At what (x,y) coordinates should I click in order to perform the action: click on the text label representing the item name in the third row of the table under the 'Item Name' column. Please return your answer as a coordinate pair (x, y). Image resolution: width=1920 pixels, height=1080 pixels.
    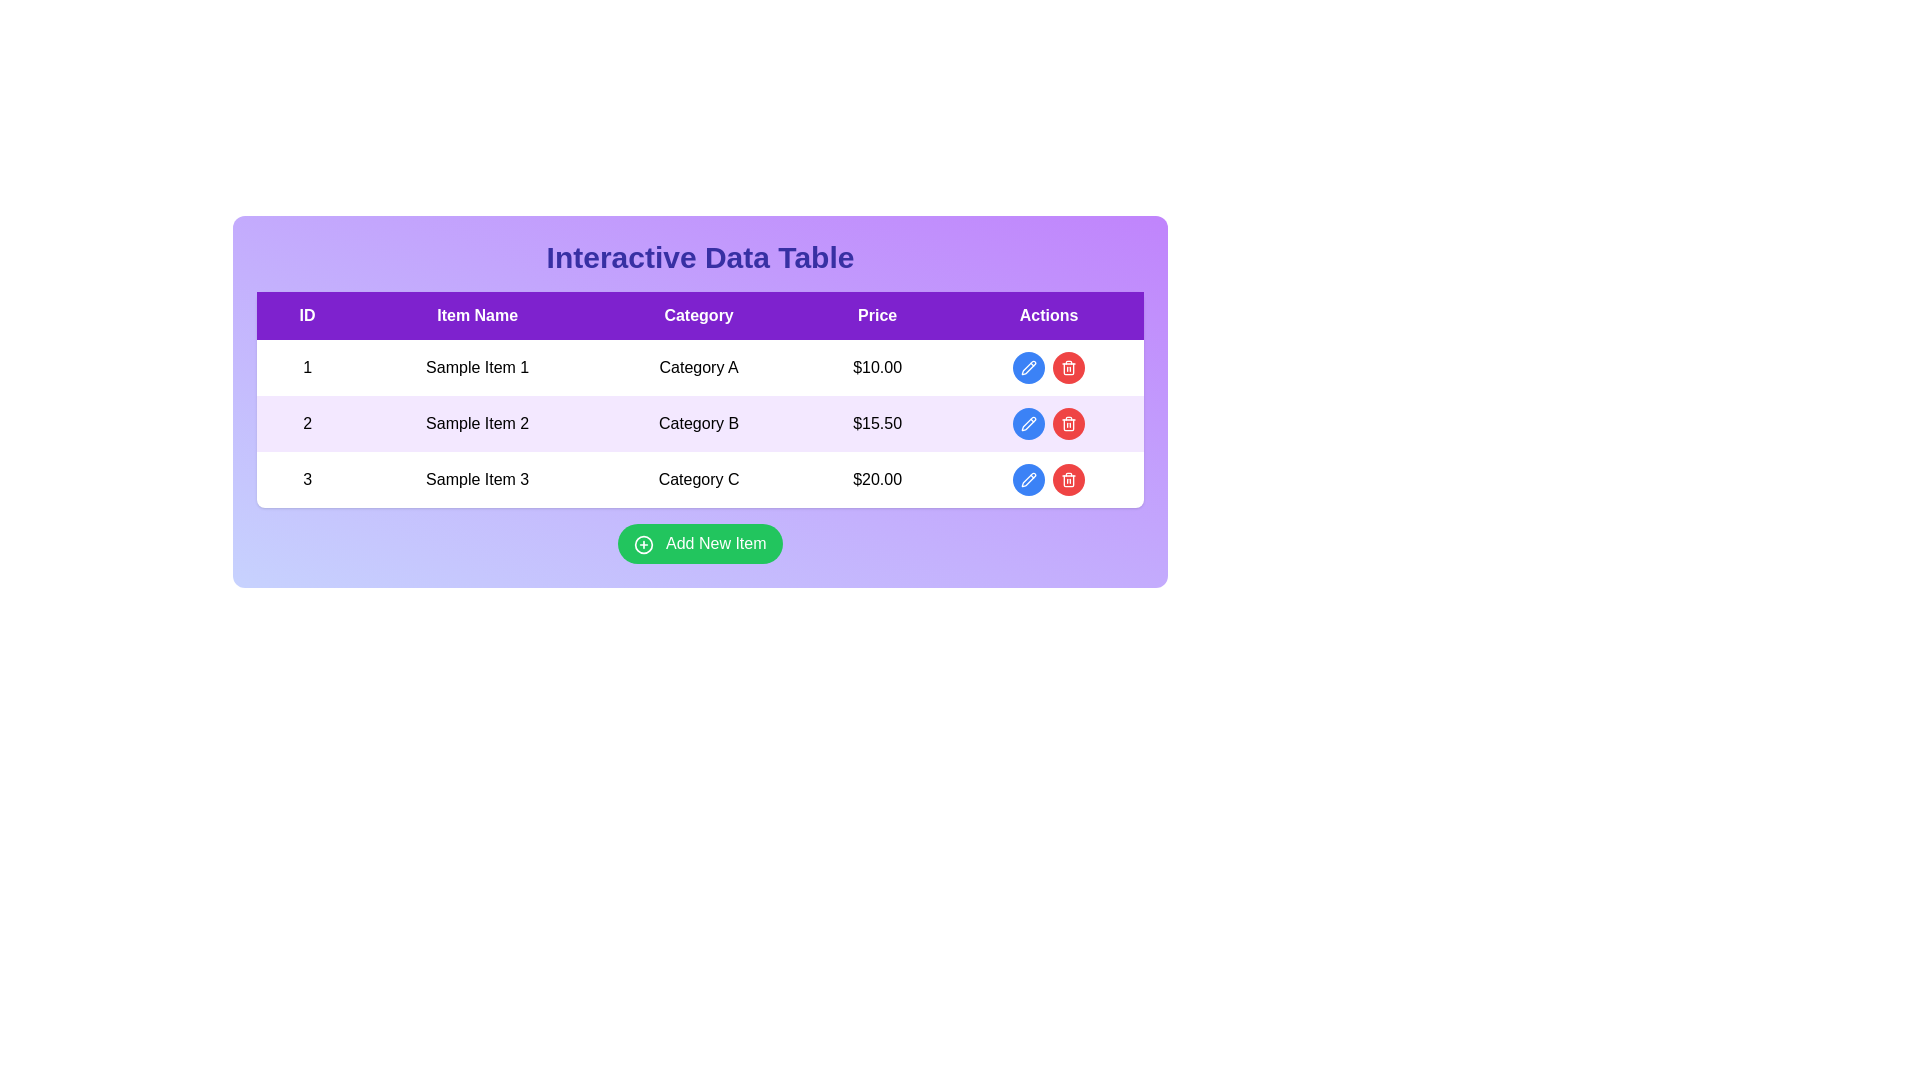
    Looking at the image, I should click on (476, 479).